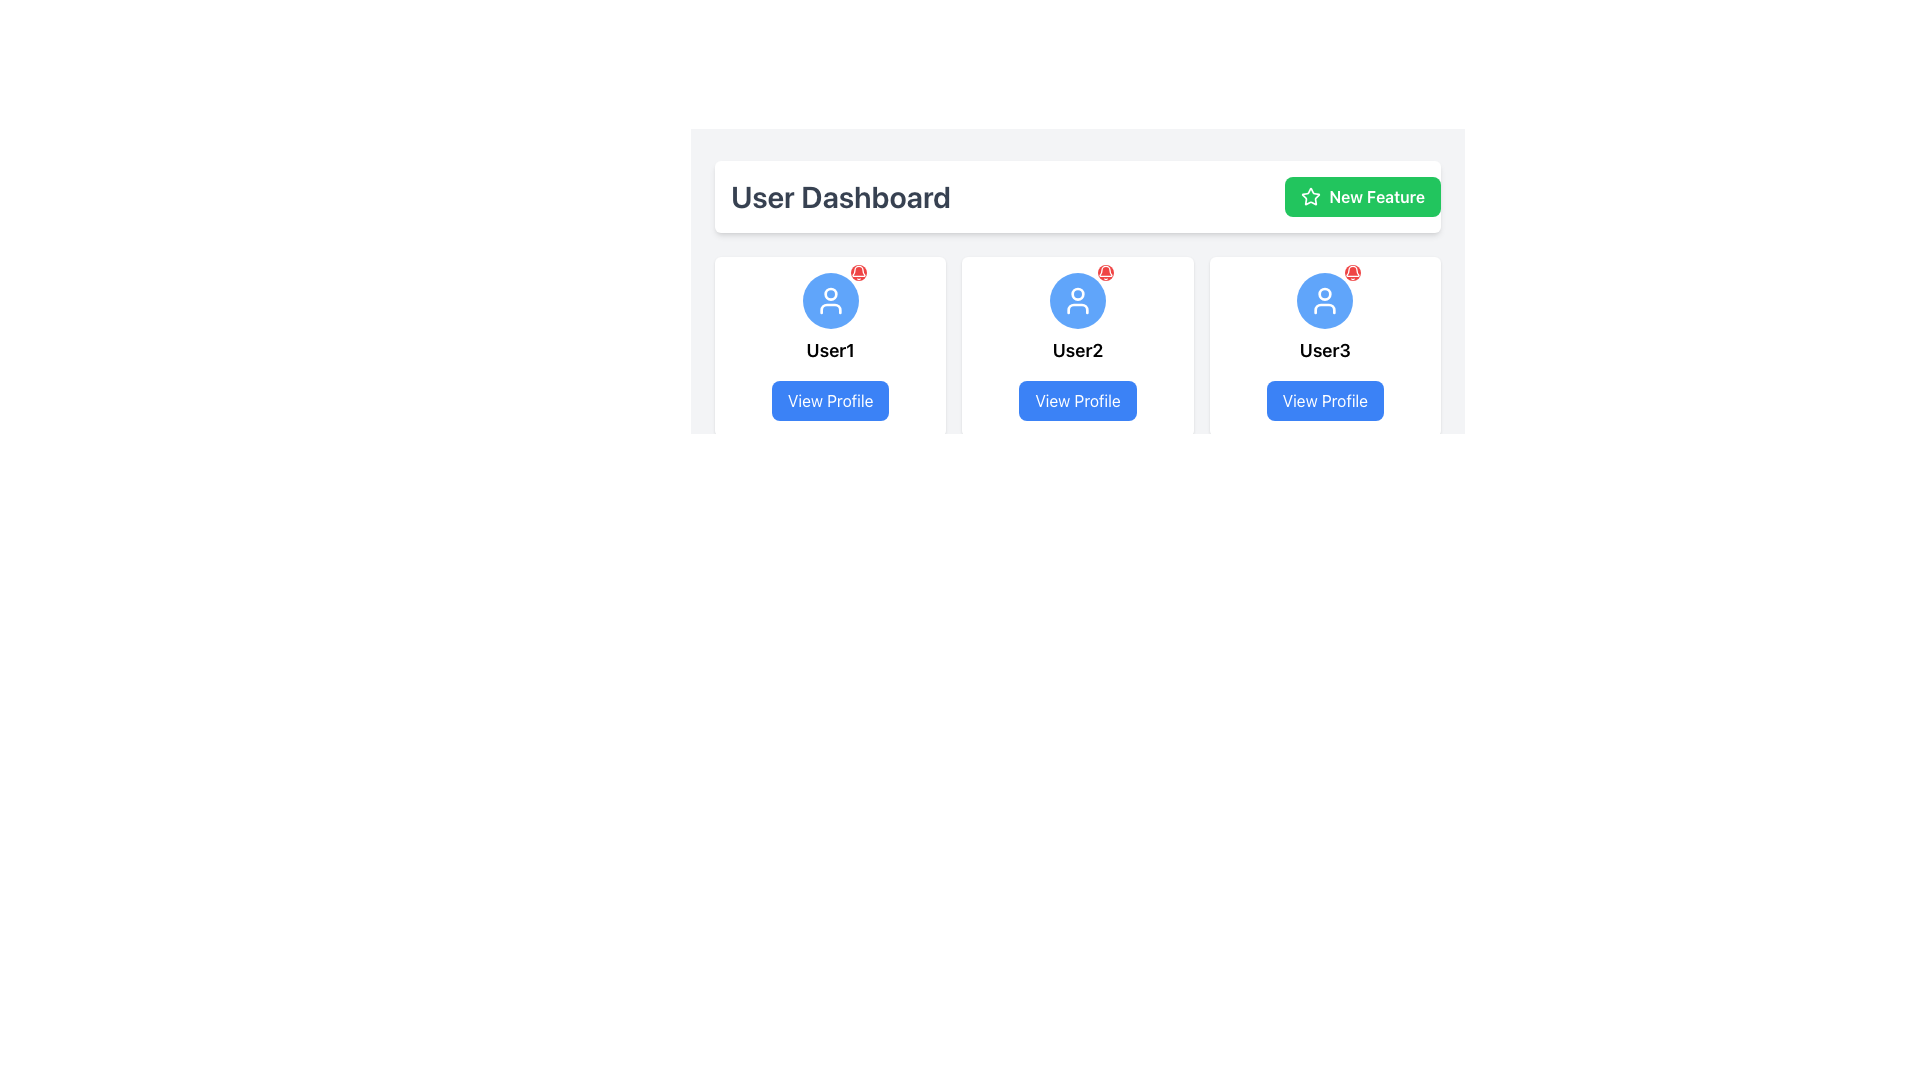 Image resolution: width=1920 pixels, height=1080 pixels. What do you see at coordinates (1077, 350) in the screenshot?
I see `text of the bold 'User2' label located beneath the avatar icon in the middle card of the three horizontally arranged cards` at bounding box center [1077, 350].